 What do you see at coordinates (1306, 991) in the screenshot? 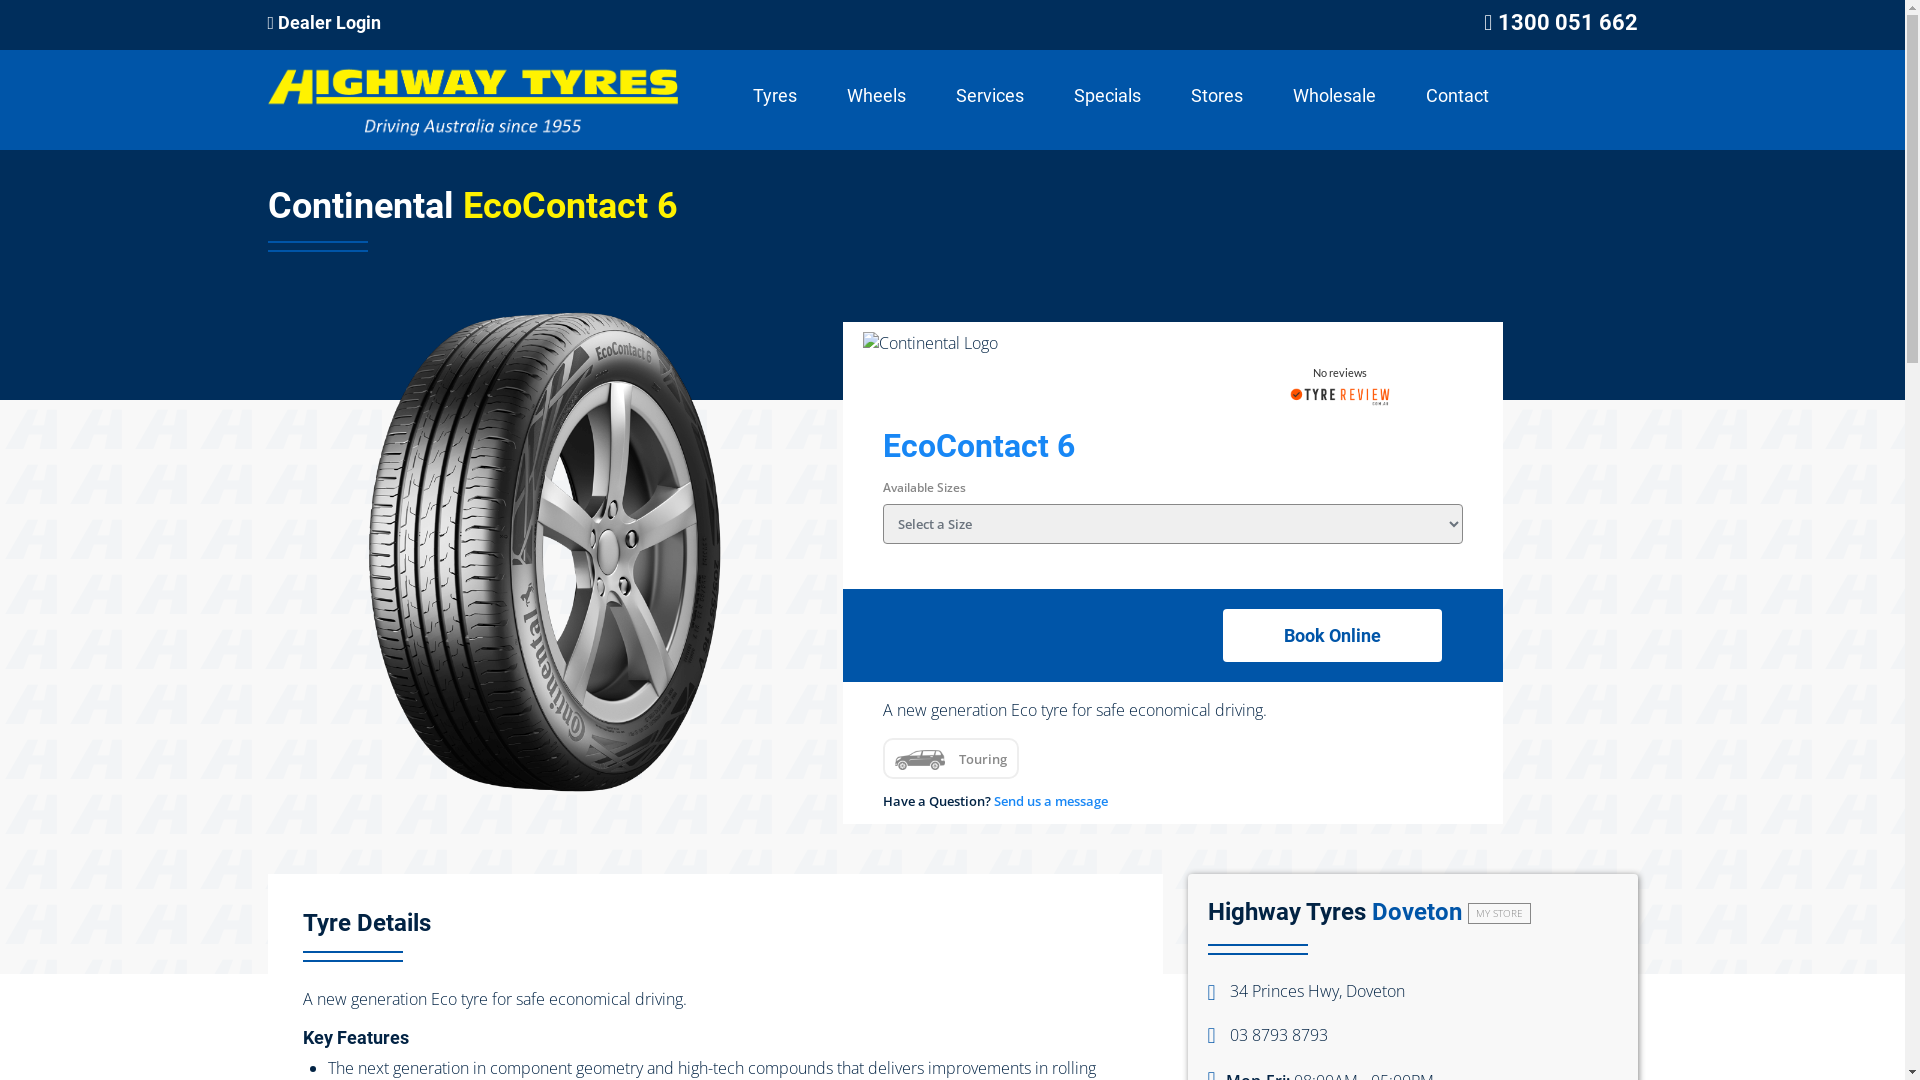
I see `'34 Princes Hwy, Doveton'` at bounding box center [1306, 991].